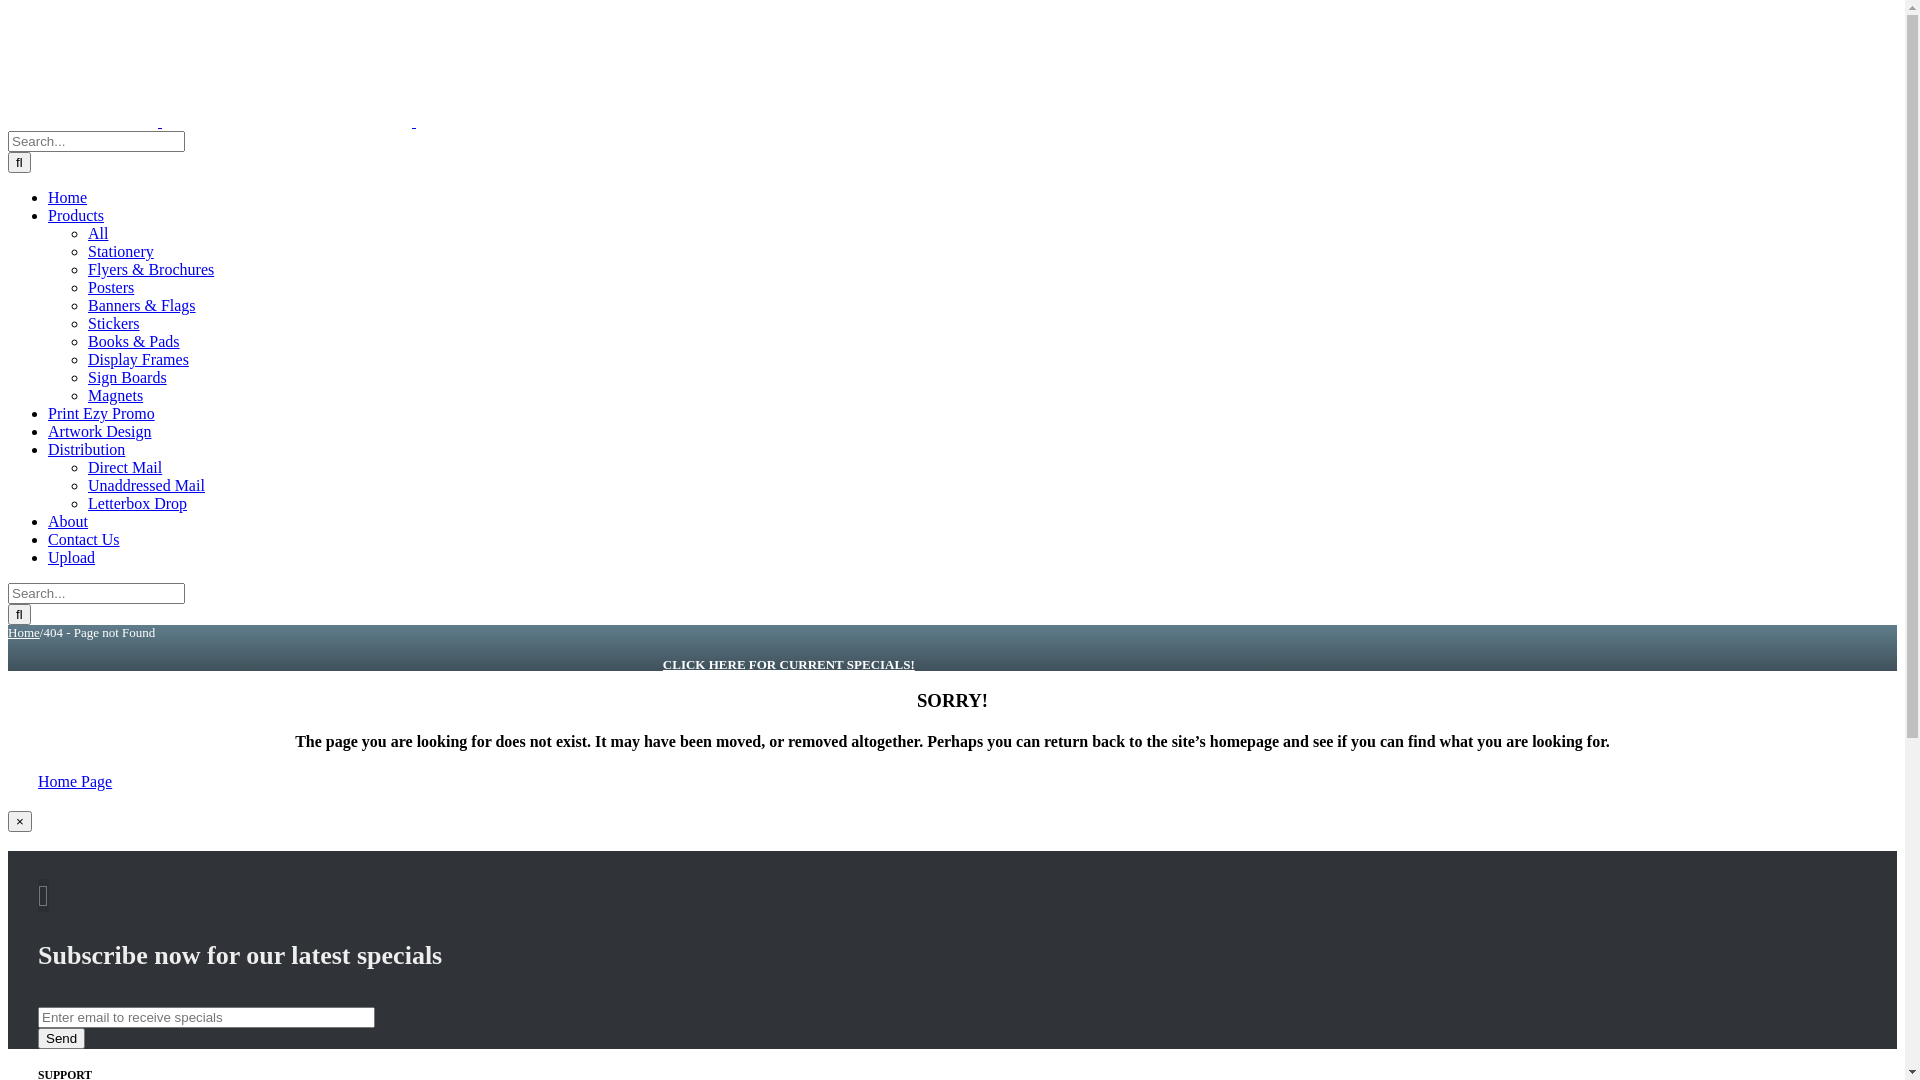  Describe the element at coordinates (133, 340) in the screenshot. I see `'Books & Pads'` at that location.